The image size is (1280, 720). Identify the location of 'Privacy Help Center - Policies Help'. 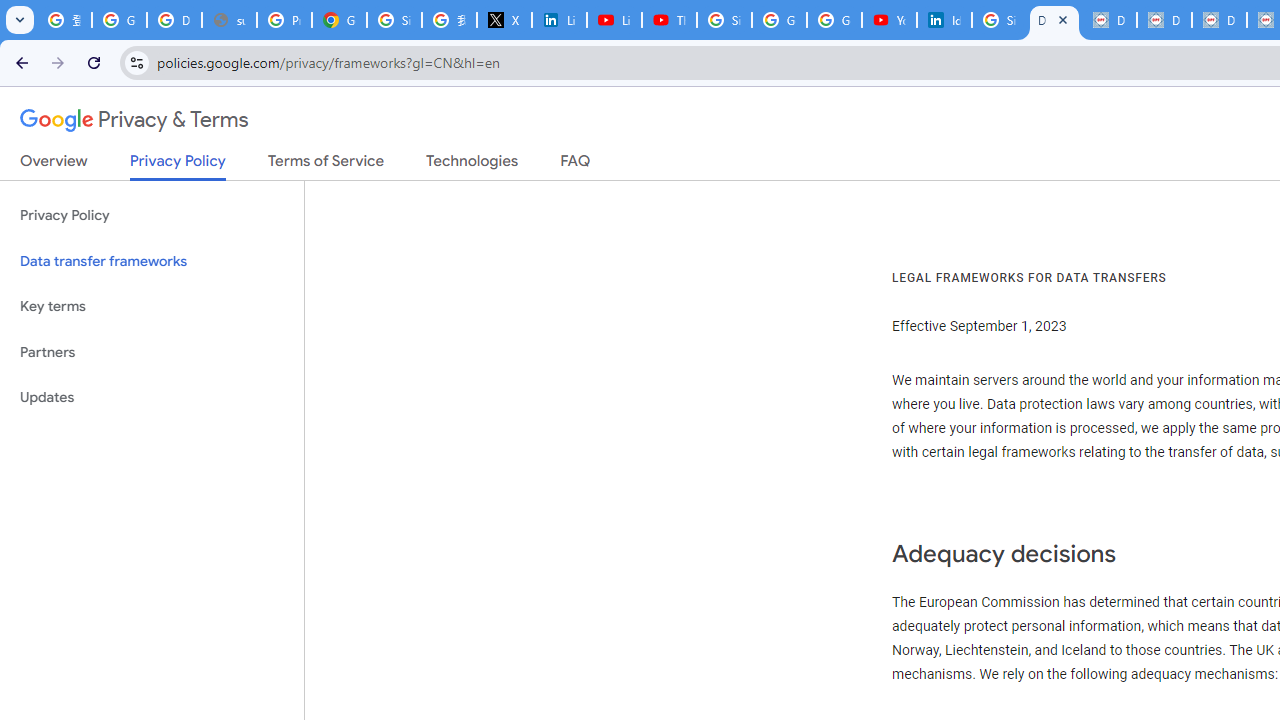
(283, 20).